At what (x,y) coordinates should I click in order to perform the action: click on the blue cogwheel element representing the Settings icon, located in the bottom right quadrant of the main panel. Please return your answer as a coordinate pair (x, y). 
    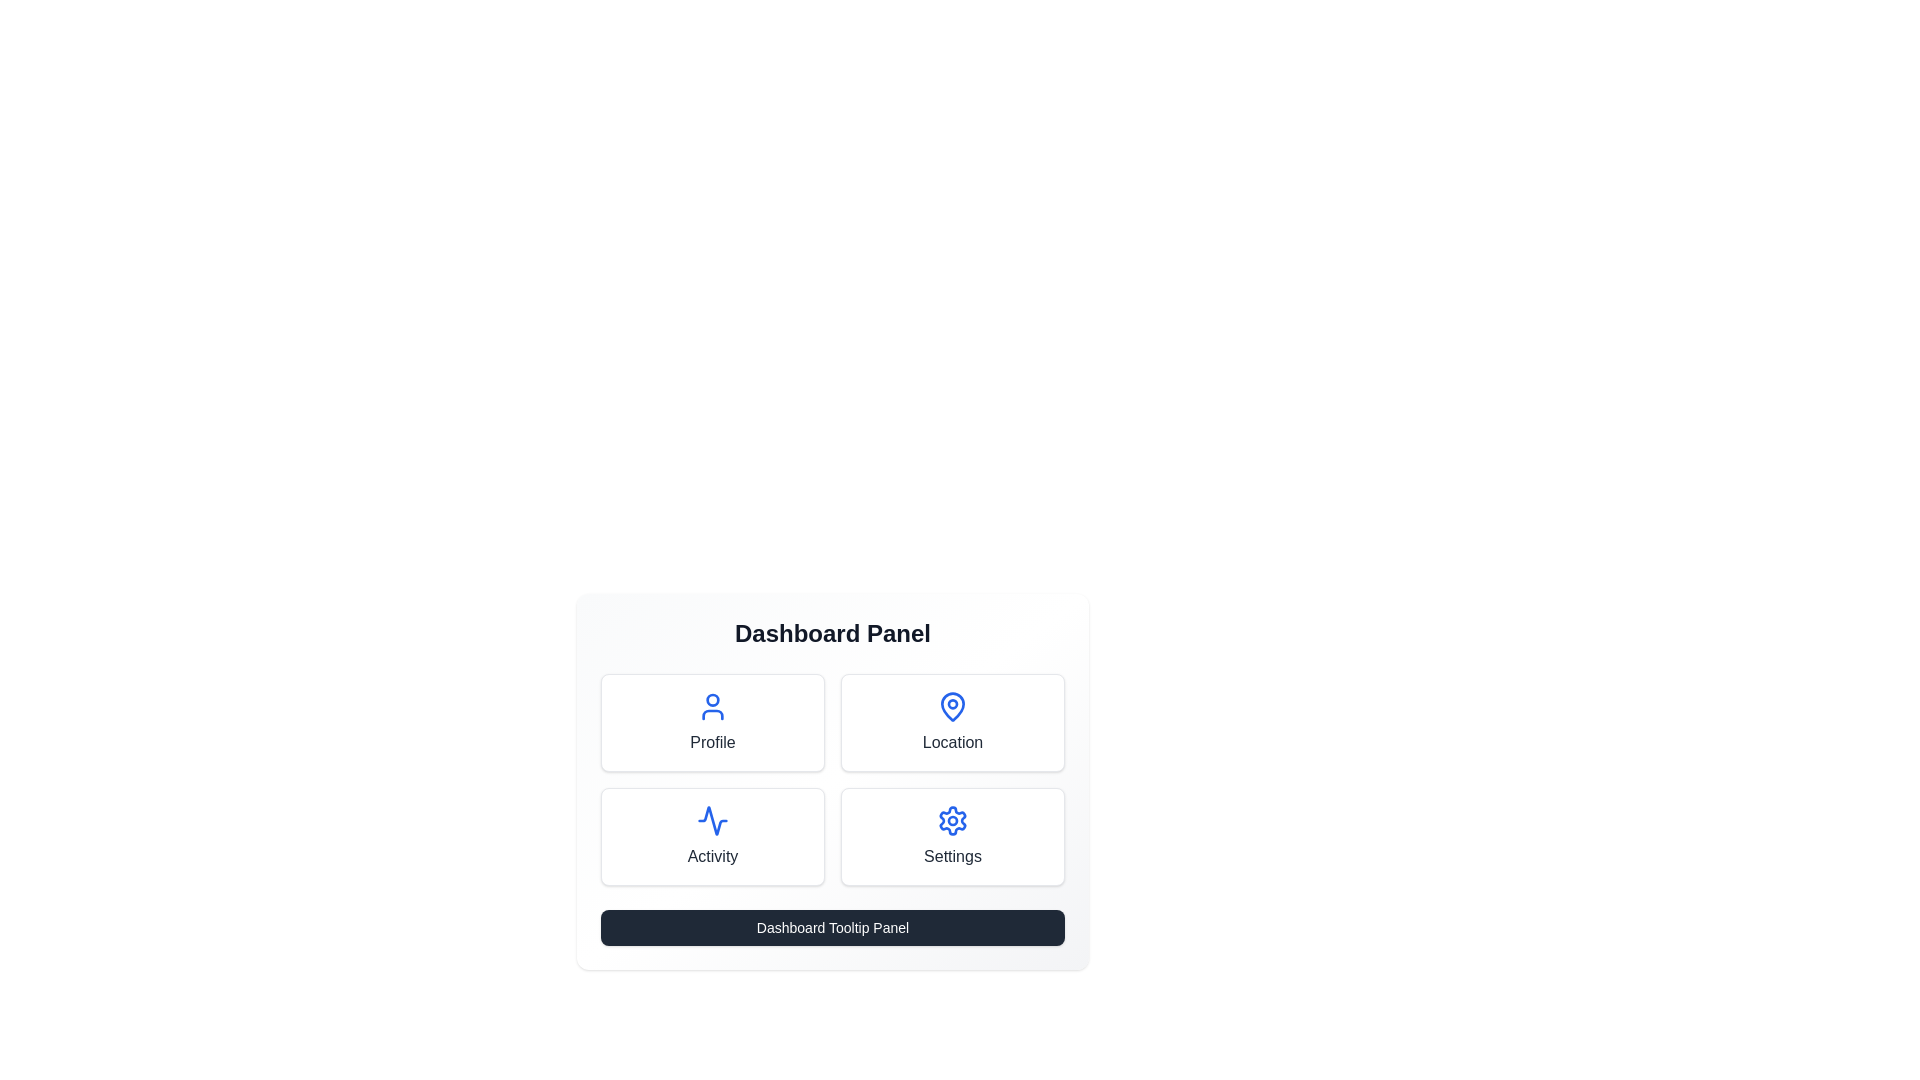
    Looking at the image, I should click on (952, 821).